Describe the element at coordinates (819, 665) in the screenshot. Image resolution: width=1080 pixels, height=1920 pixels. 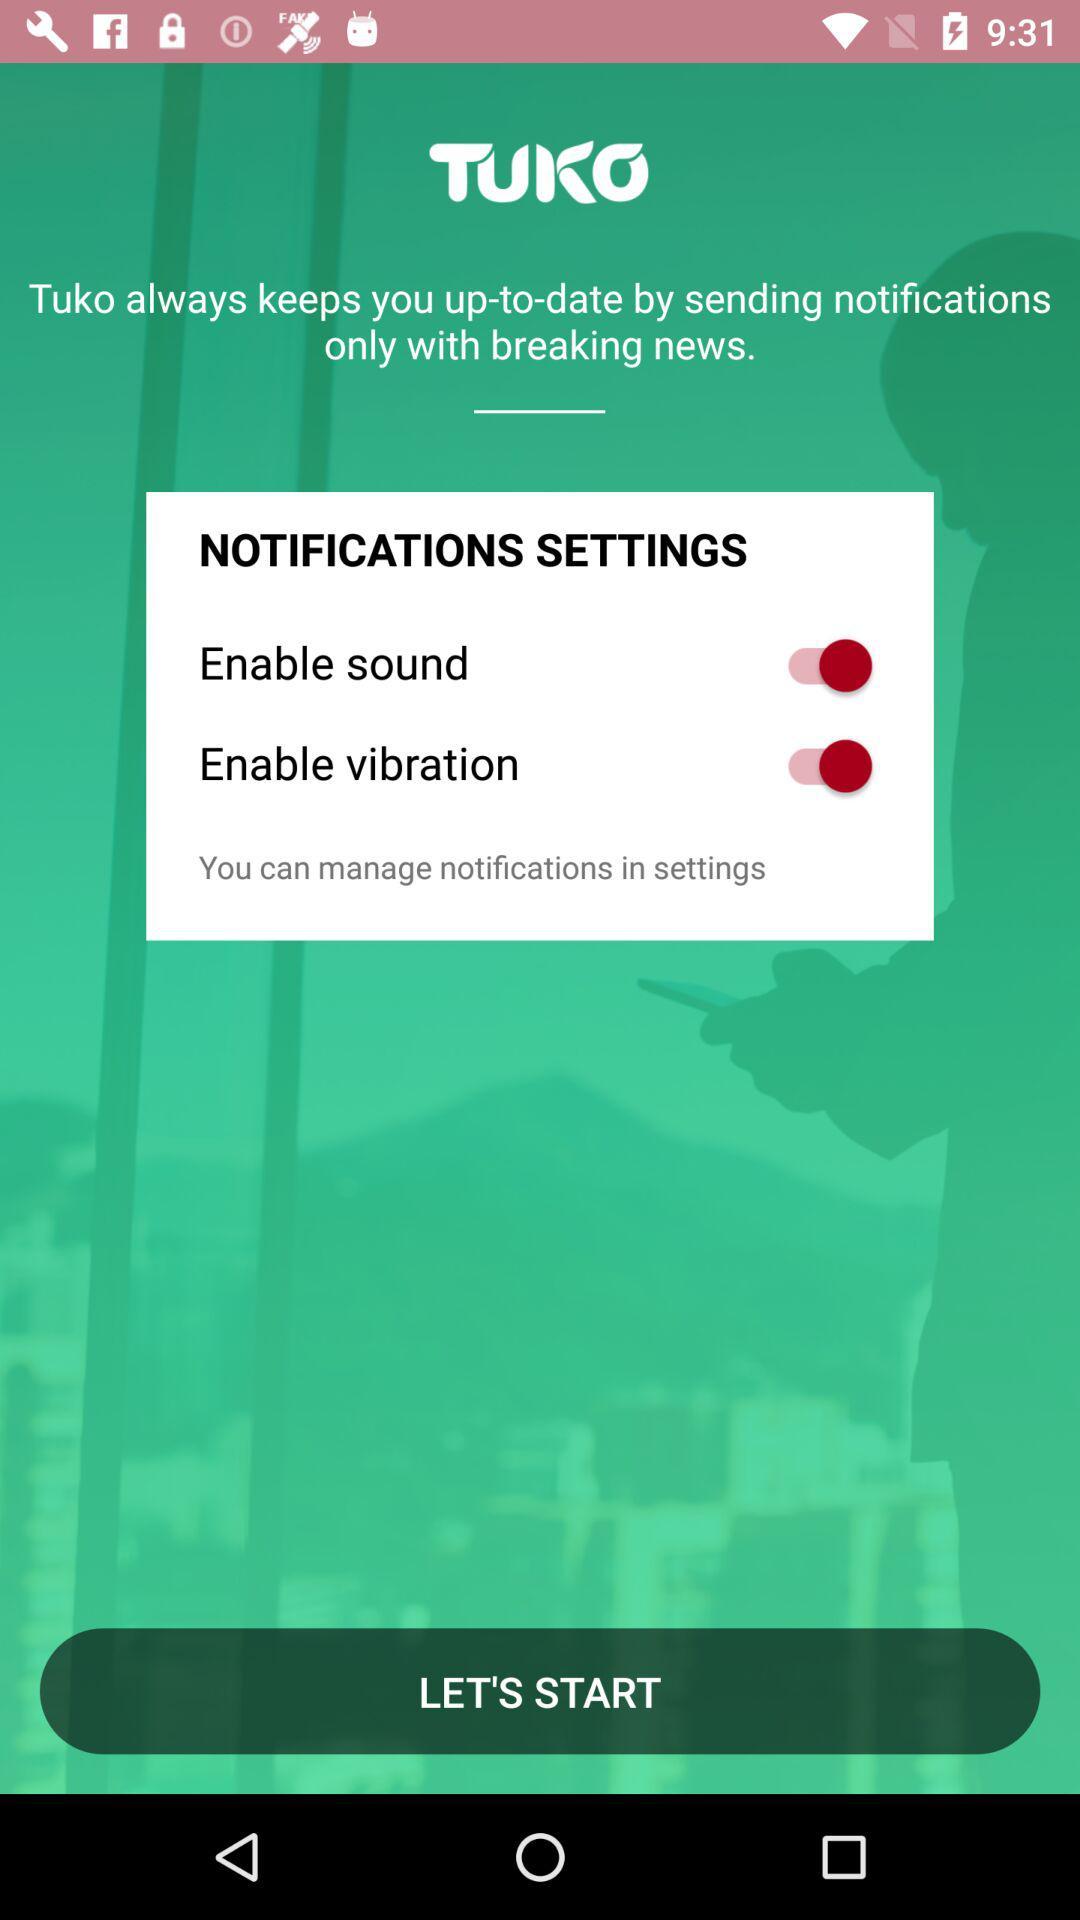
I see `enable sound option` at that location.